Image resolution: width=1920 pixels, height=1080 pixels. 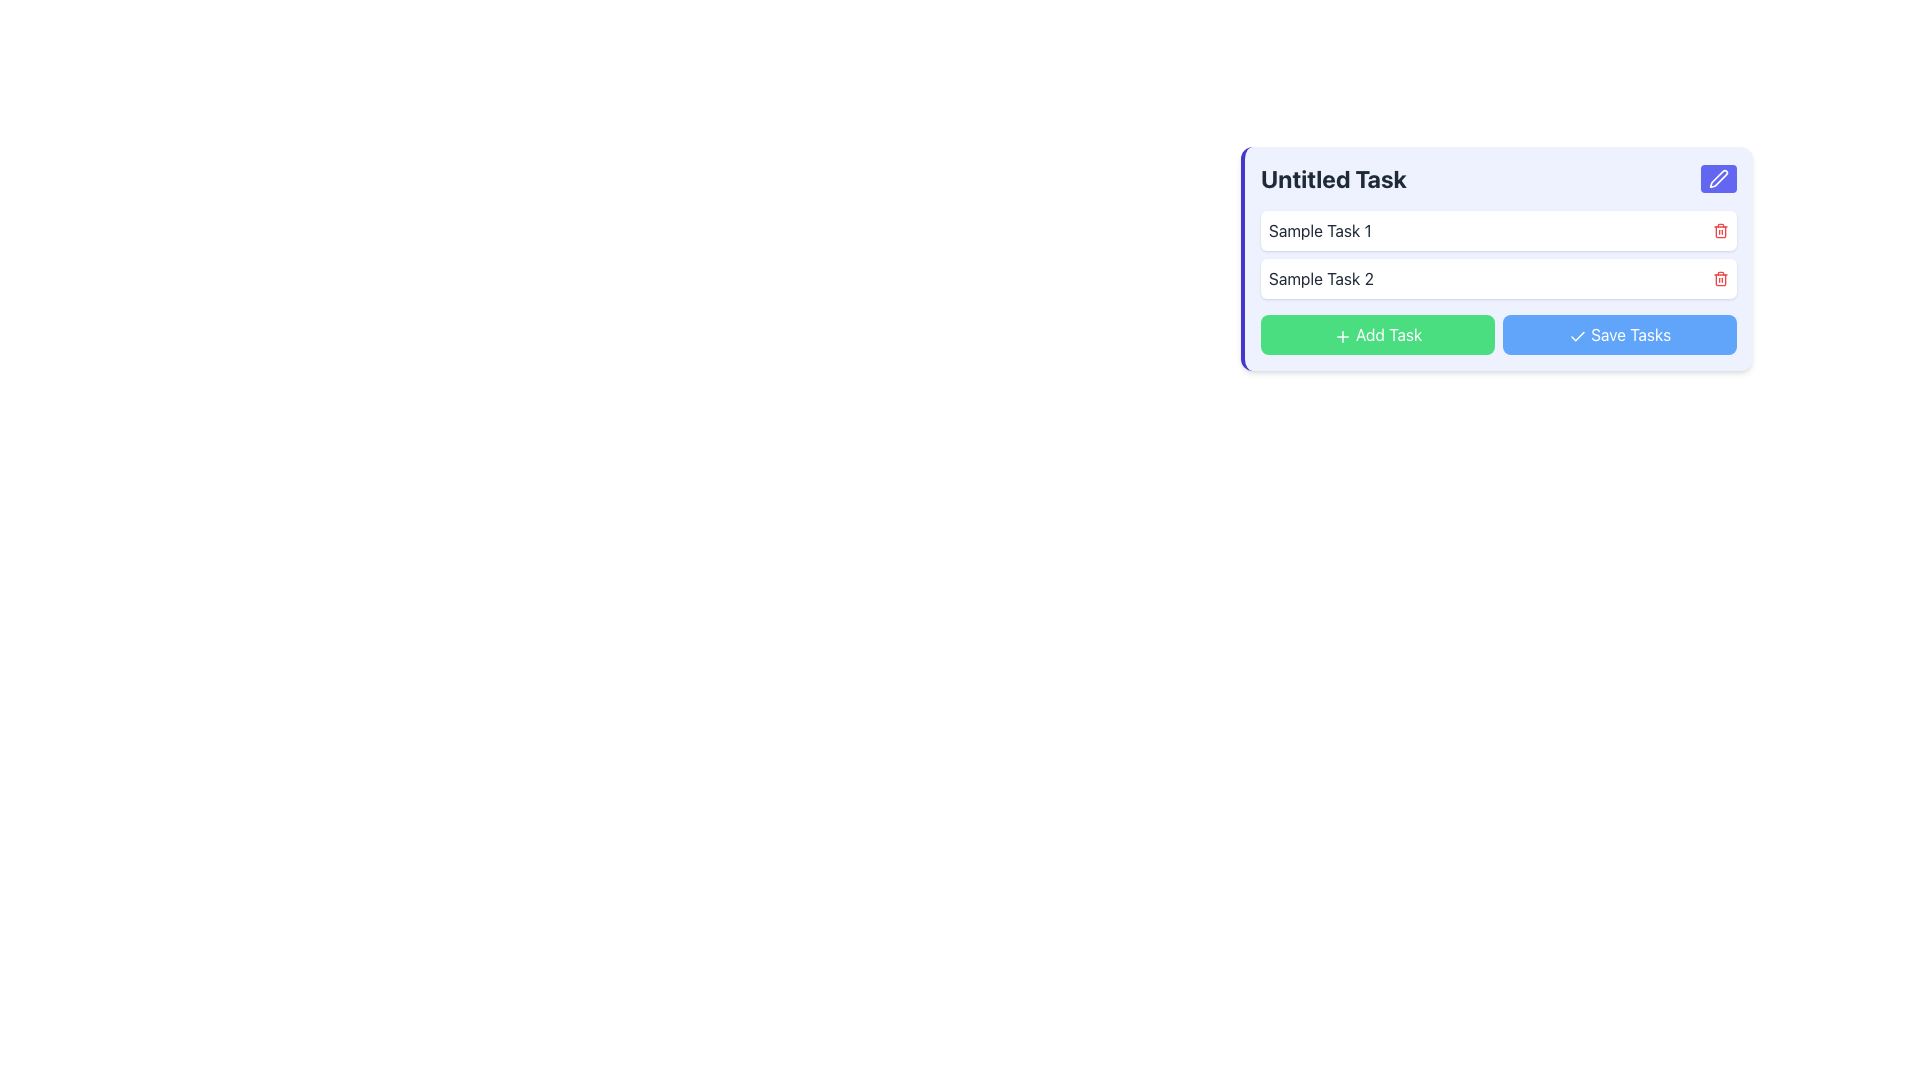 What do you see at coordinates (1717, 177) in the screenshot?
I see `the small pen icon inside the blue button located at the top-right corner of the 'Untitled Task' card` at bounding box center [1717, 177].